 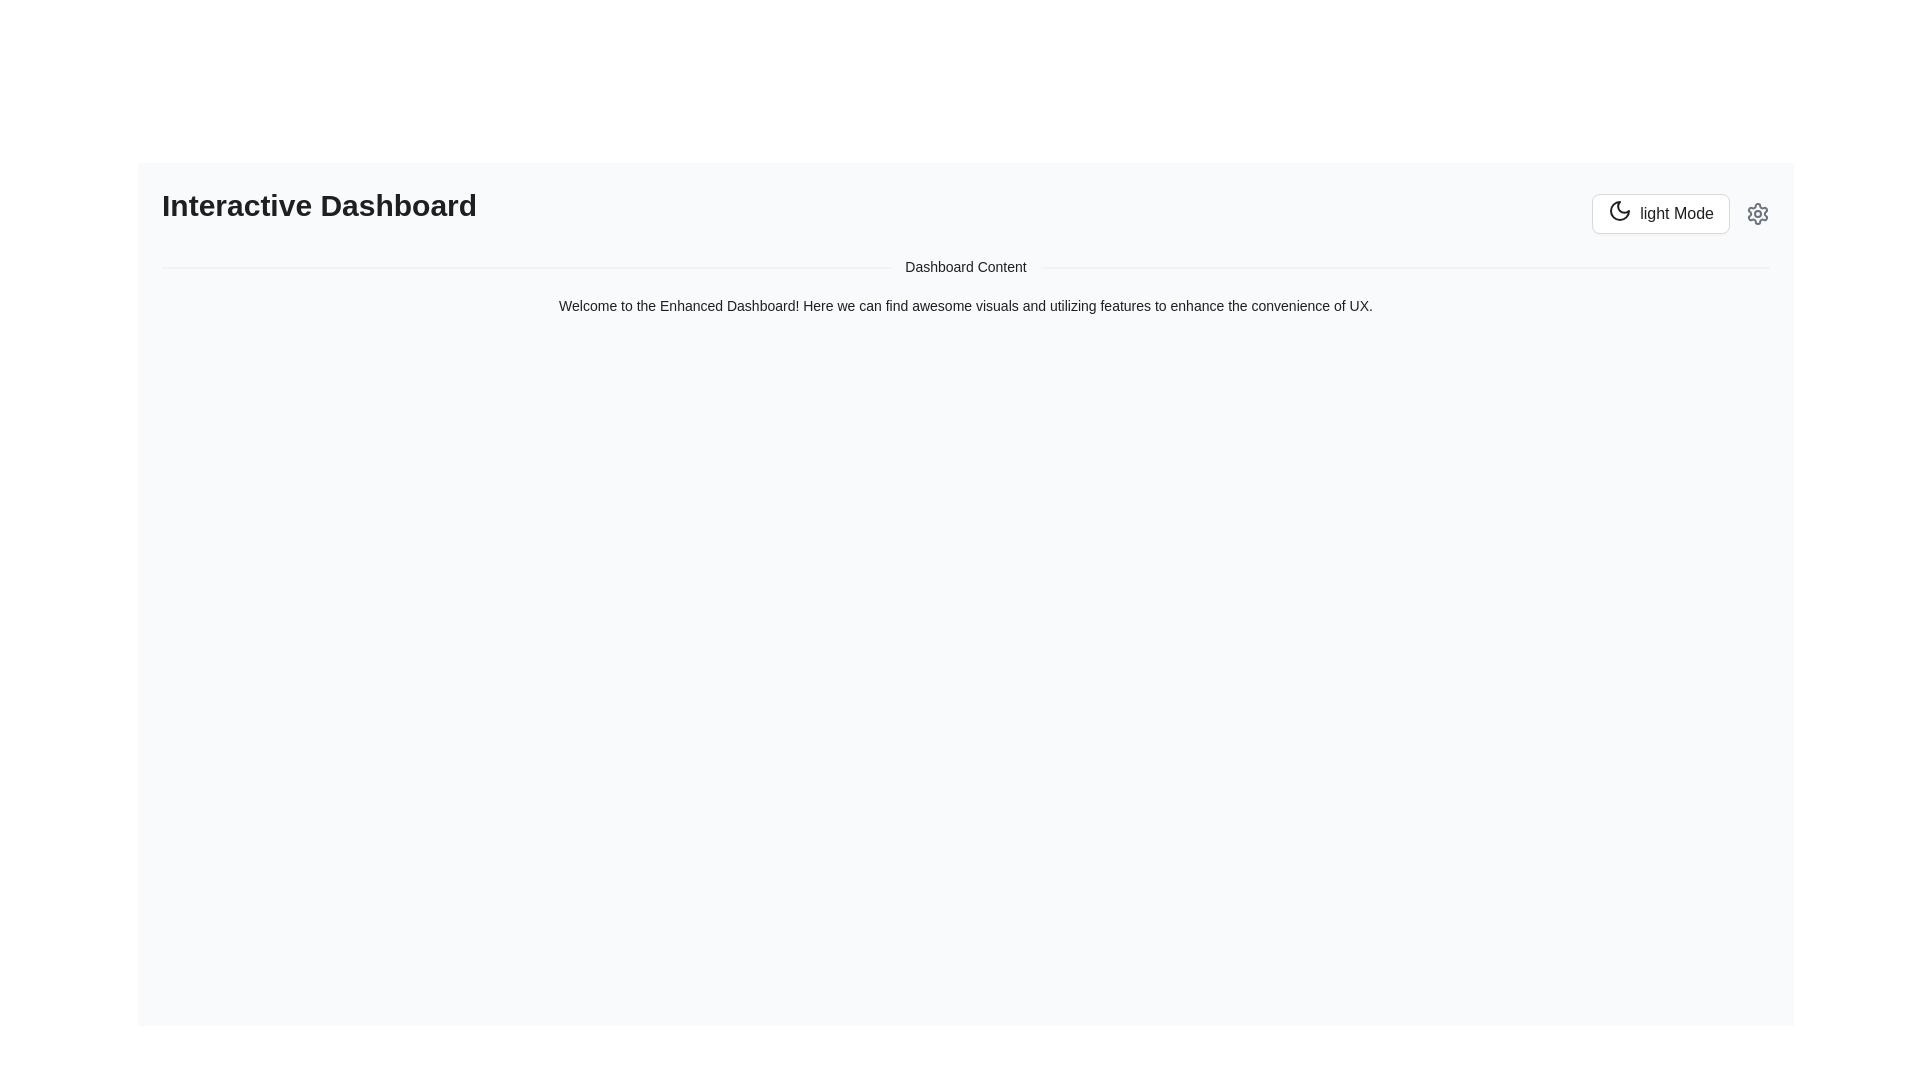 I want to click on the text label located directly below the 'Interactive Dashboard' header, which serves as a section title providing context for the content below, so click(x=965, y=265).